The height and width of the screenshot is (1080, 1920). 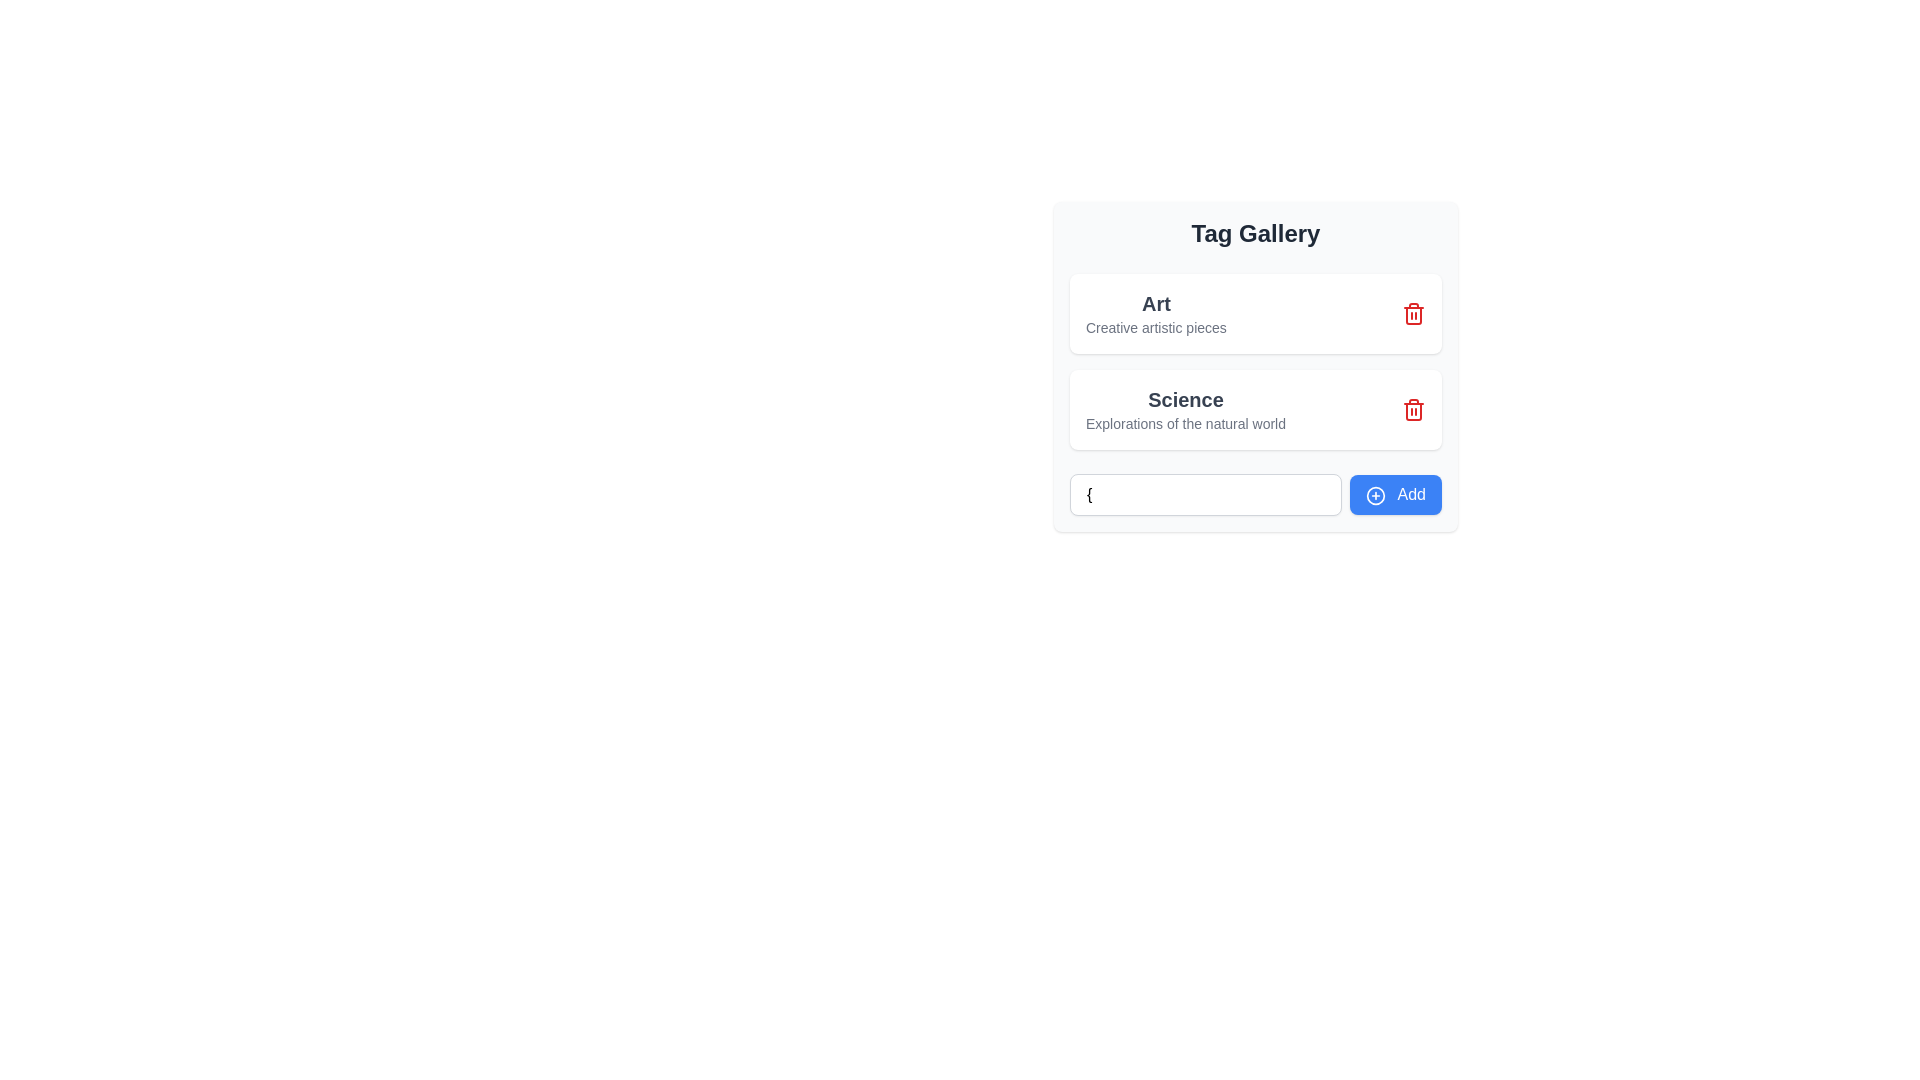 I want to click on the delete button located on the right side of the 'Science' label, so click(x=1413, y=408).